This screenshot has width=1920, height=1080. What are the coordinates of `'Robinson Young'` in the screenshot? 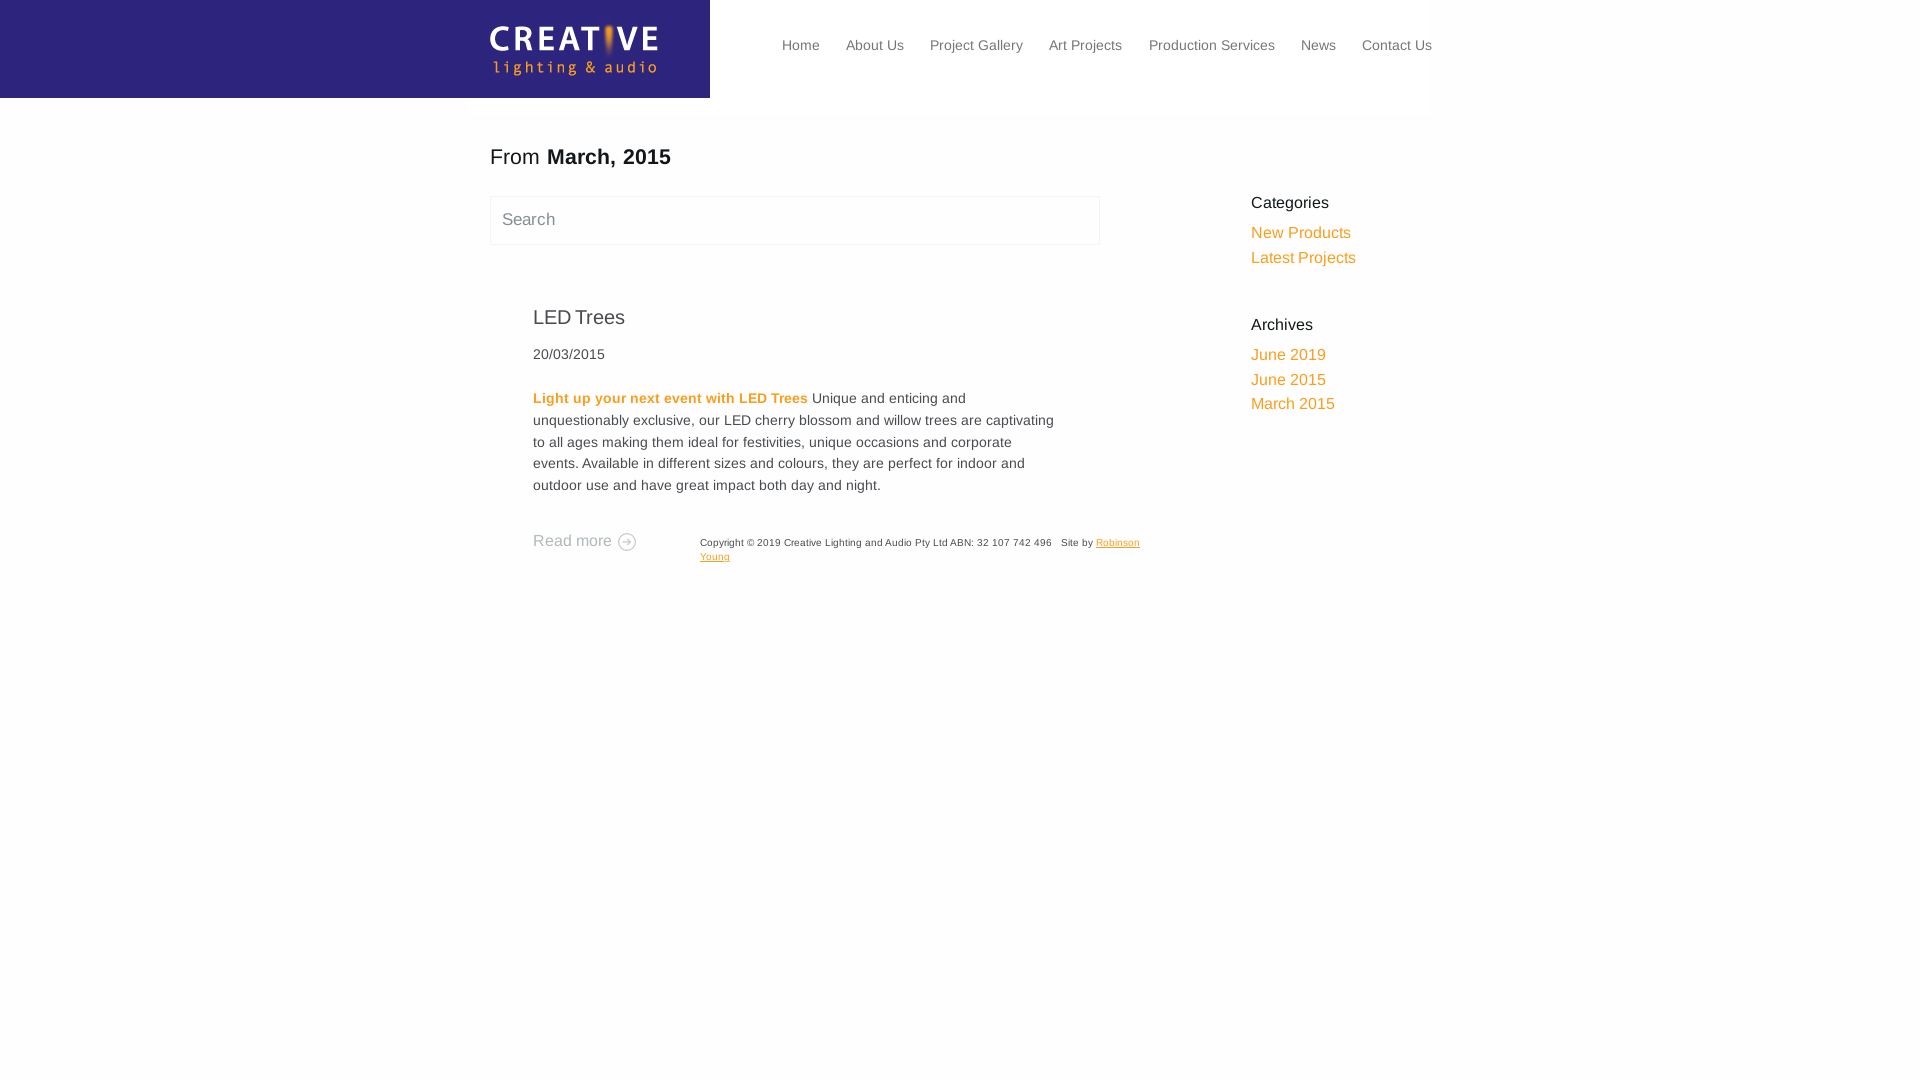 It's located at (919, 550).